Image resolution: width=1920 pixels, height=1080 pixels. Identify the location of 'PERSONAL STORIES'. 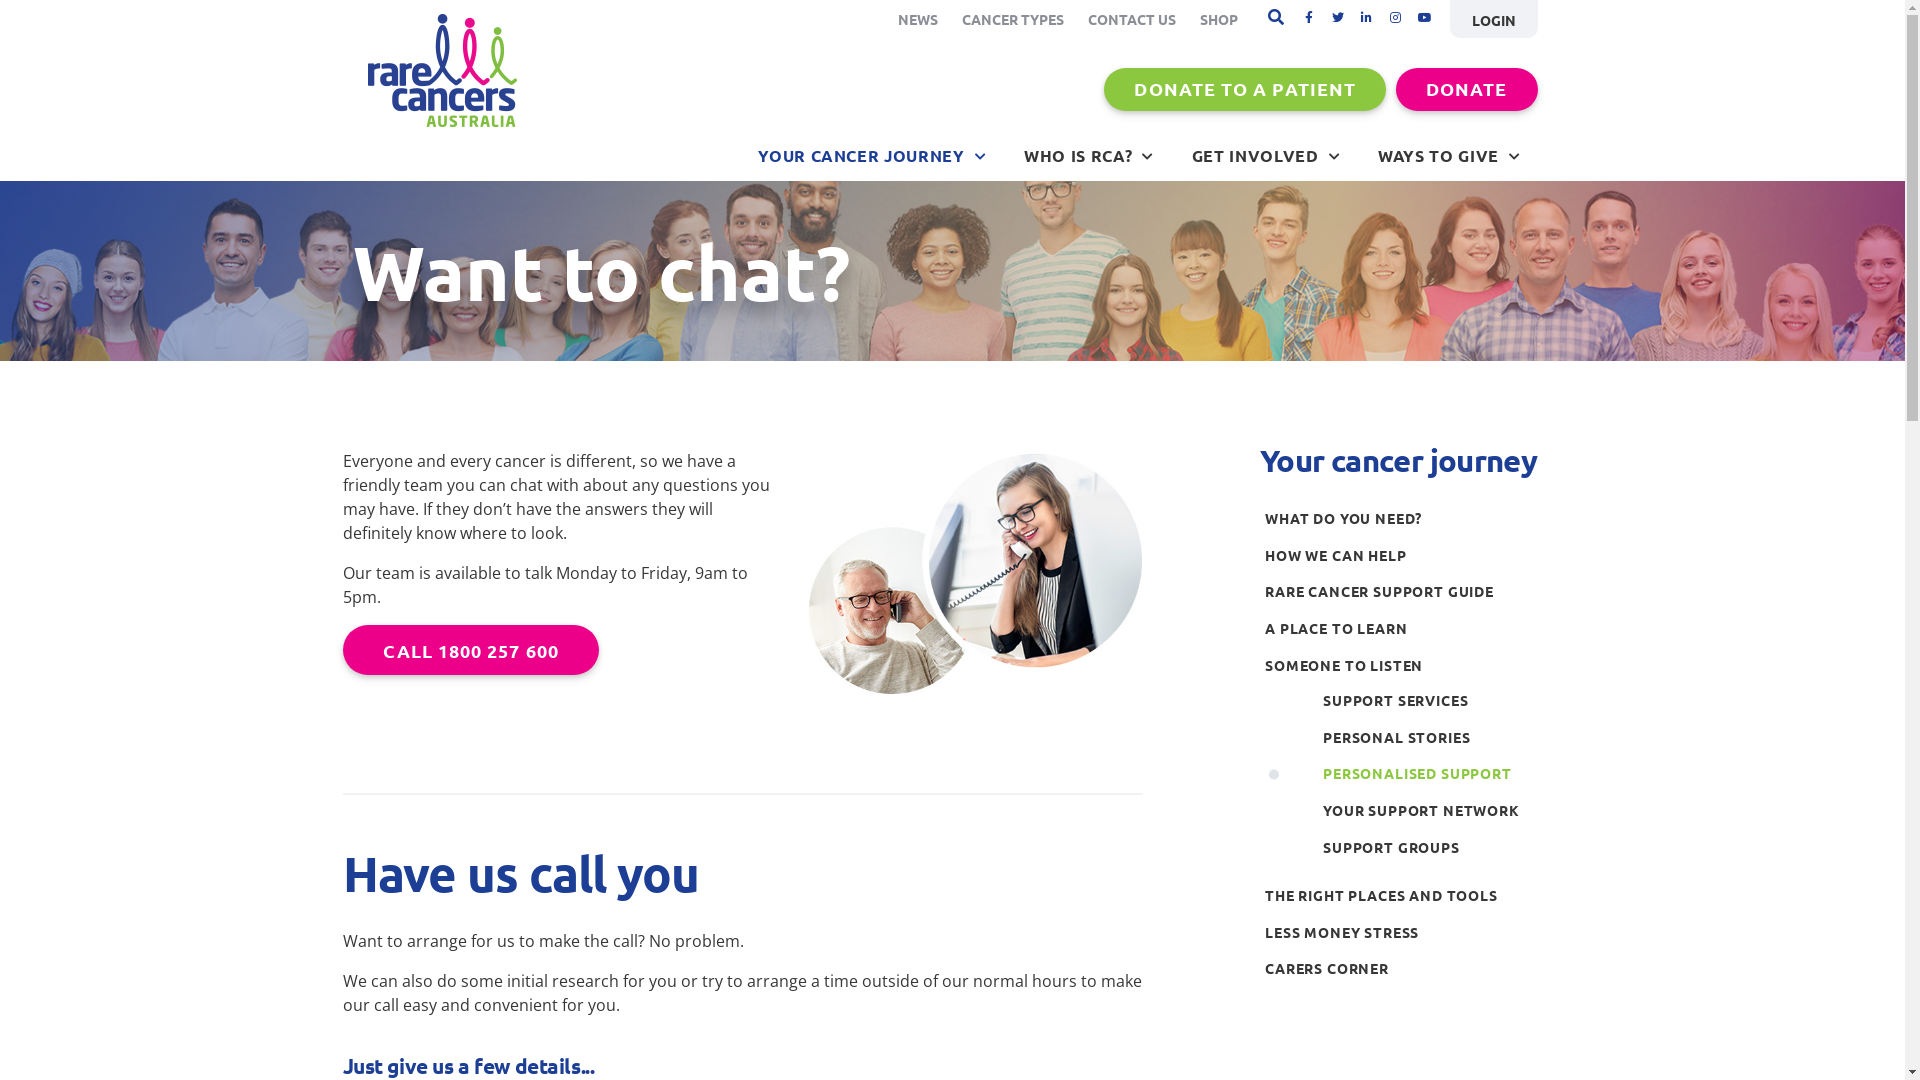
(1434, 737).